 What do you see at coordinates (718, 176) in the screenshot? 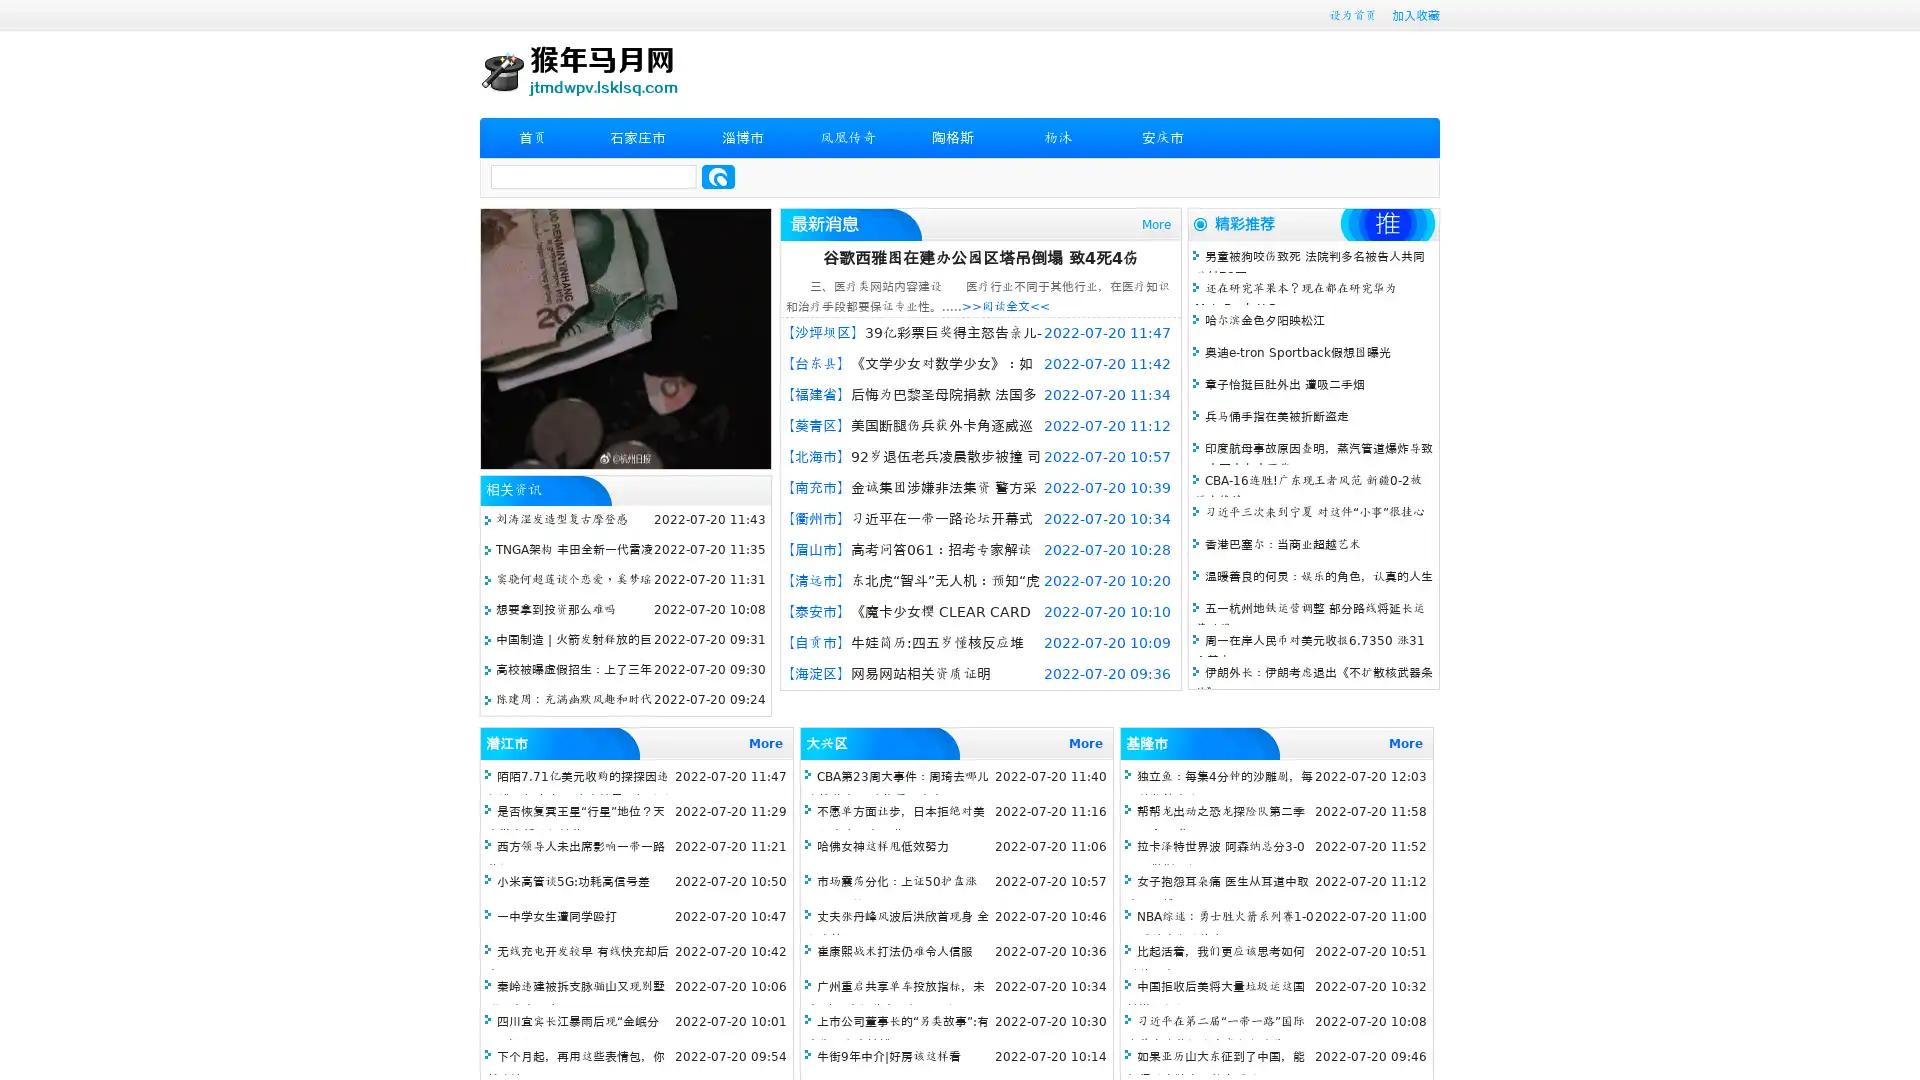
I see `Search` at bounding box center [718, 176].